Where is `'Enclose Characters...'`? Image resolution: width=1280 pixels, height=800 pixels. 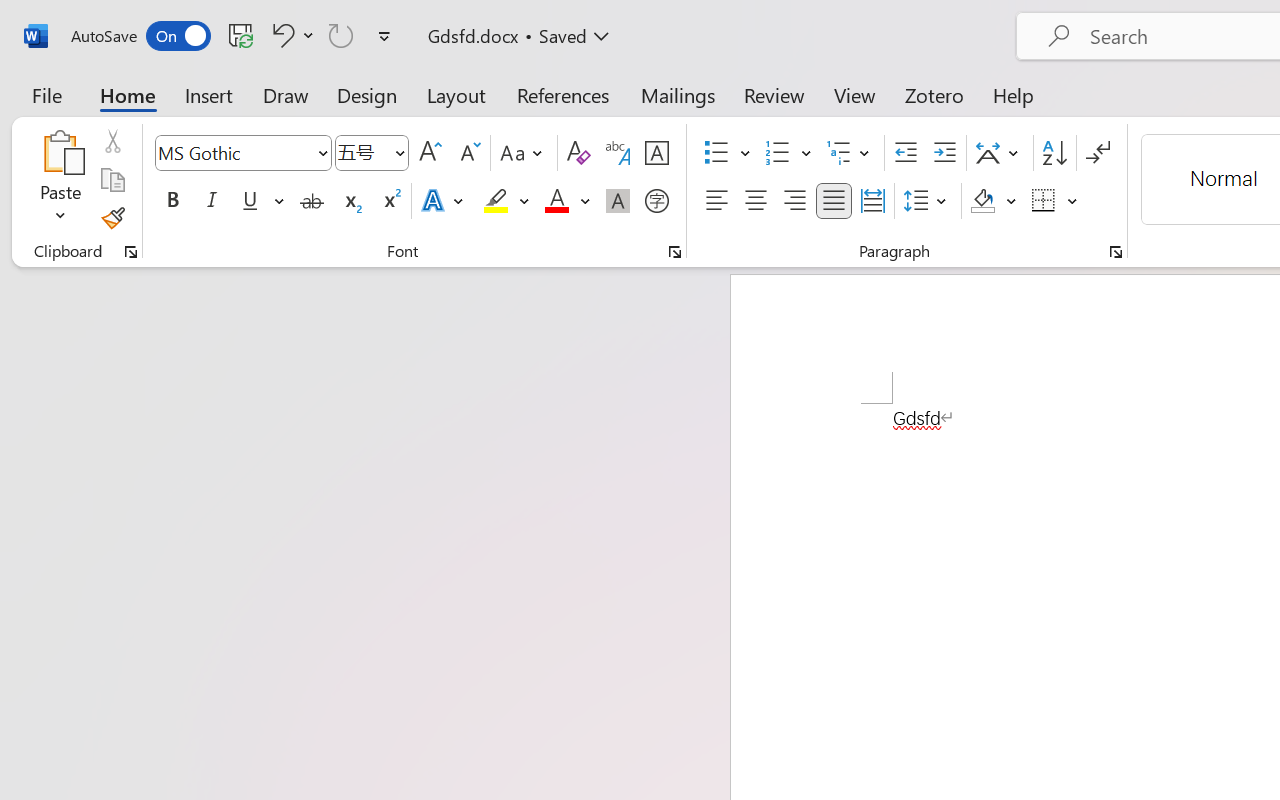 'Enclose Characters...' is located at coordinates (656, 201).